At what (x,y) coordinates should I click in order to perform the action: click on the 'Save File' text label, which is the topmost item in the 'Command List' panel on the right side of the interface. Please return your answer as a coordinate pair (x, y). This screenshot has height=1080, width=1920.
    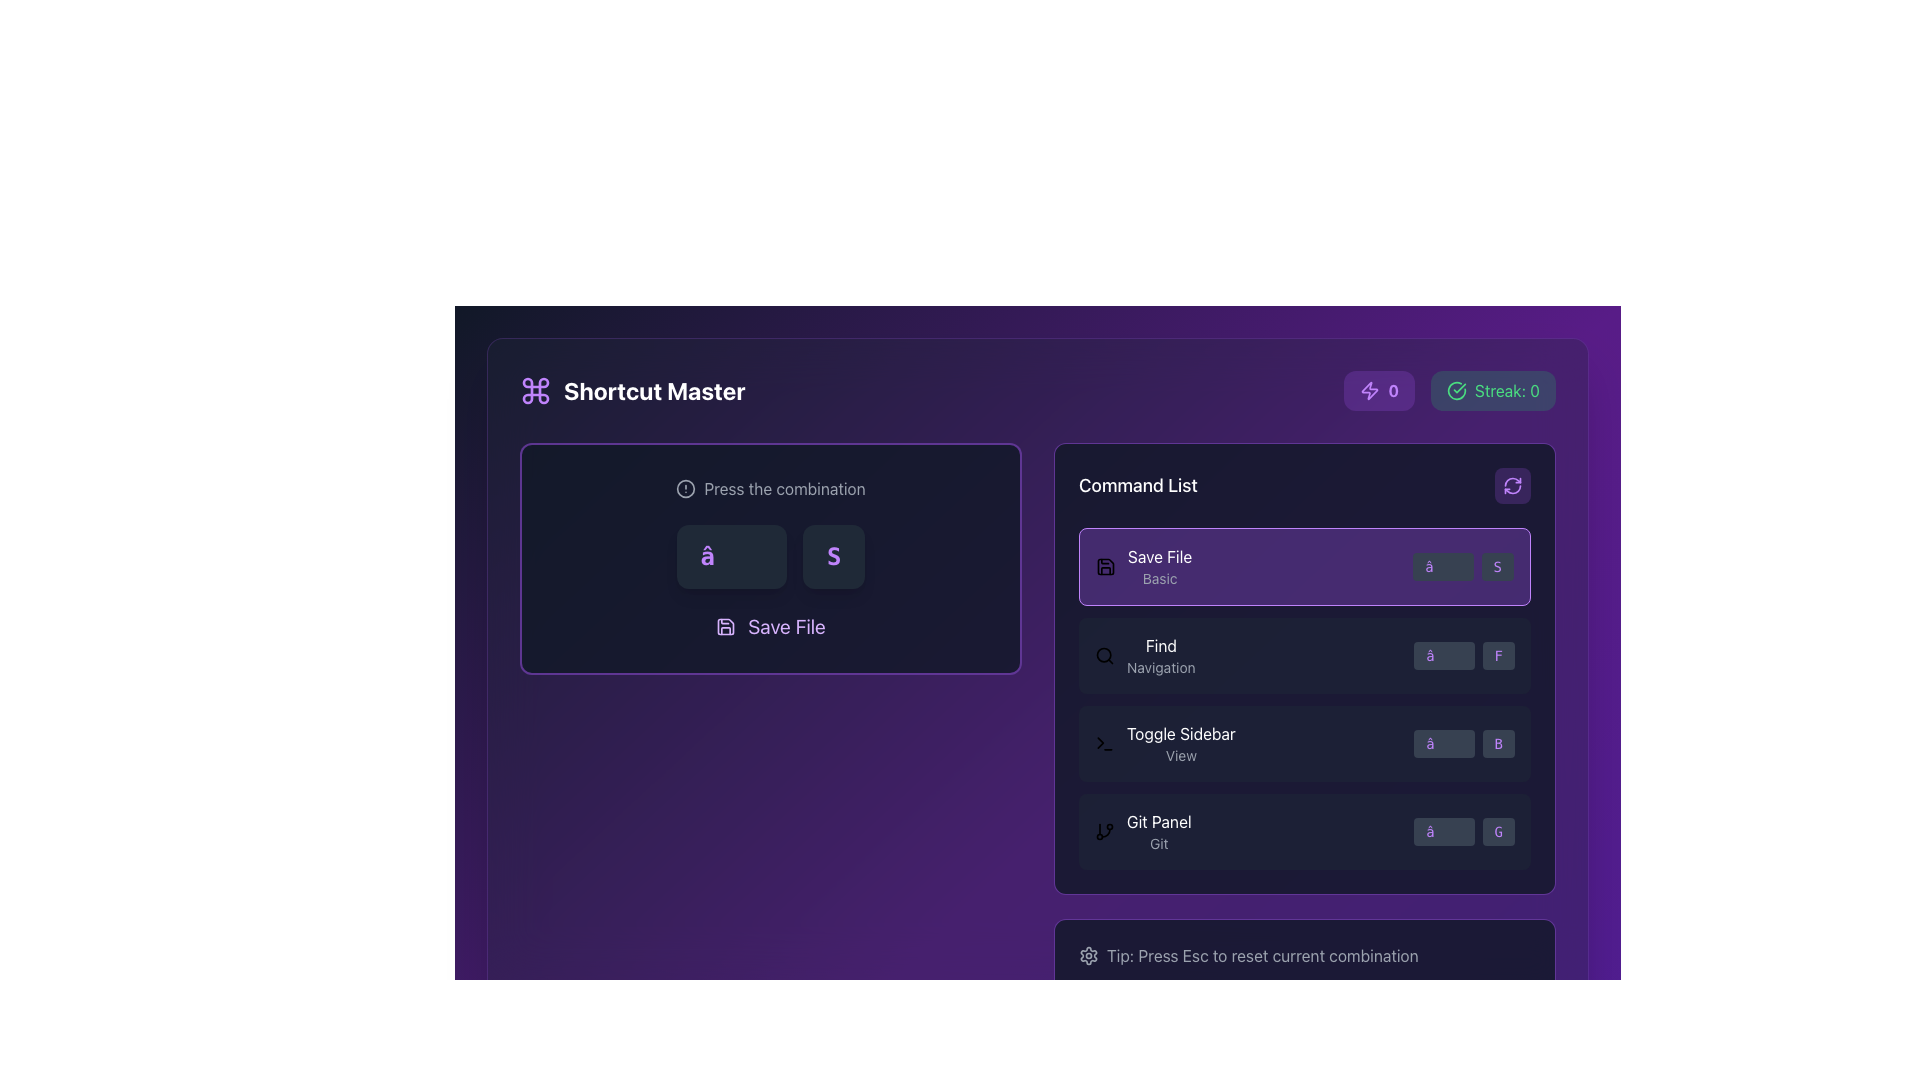
    Looking at the image, I should click on (1160, 567).